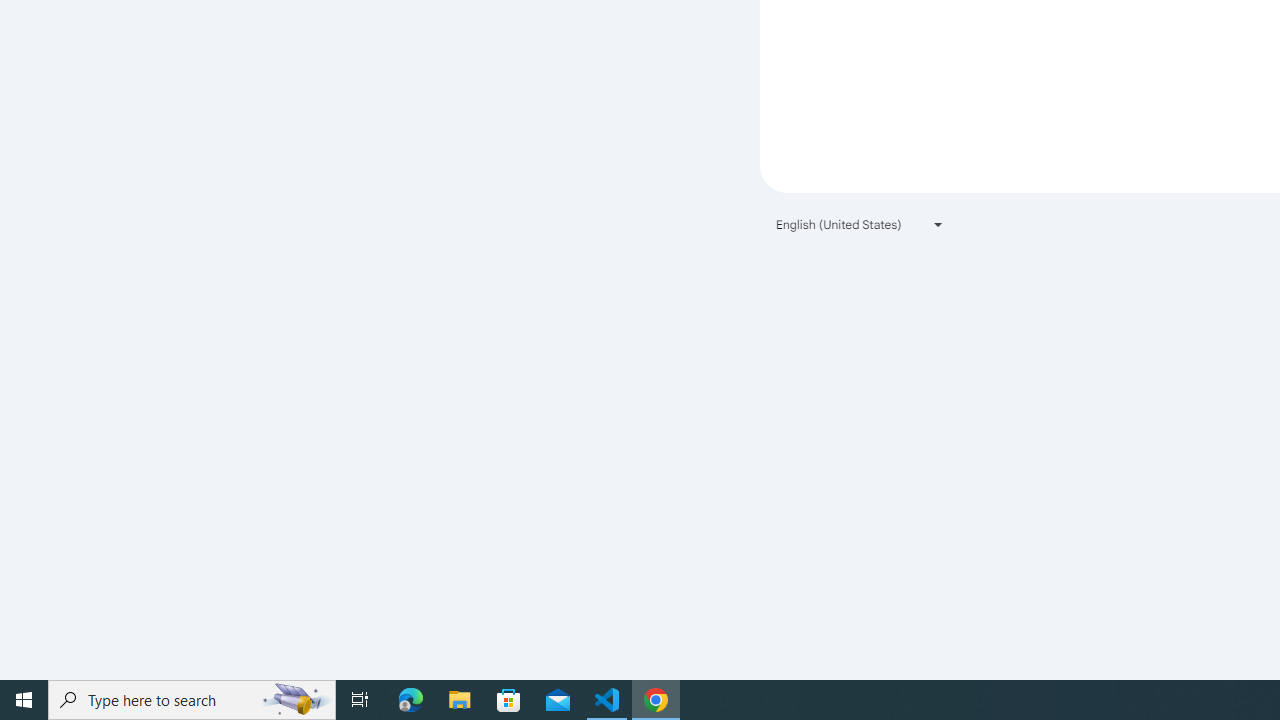 This screenshot has height=720, width=1280. Describe the element at coordinates (860, 224) in the screenshot. I see `'English (United States)'` at that location.